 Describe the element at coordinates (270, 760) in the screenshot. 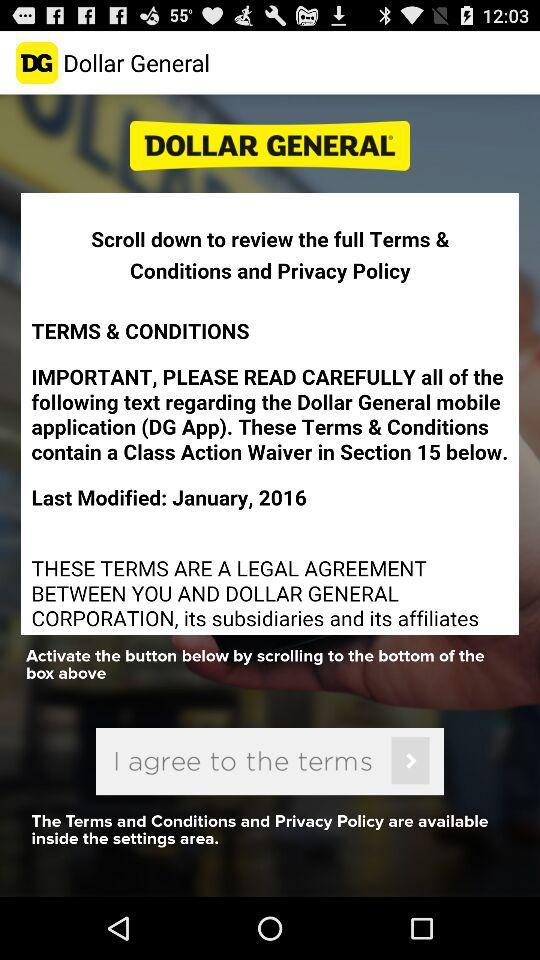

I see `agree` at that location.